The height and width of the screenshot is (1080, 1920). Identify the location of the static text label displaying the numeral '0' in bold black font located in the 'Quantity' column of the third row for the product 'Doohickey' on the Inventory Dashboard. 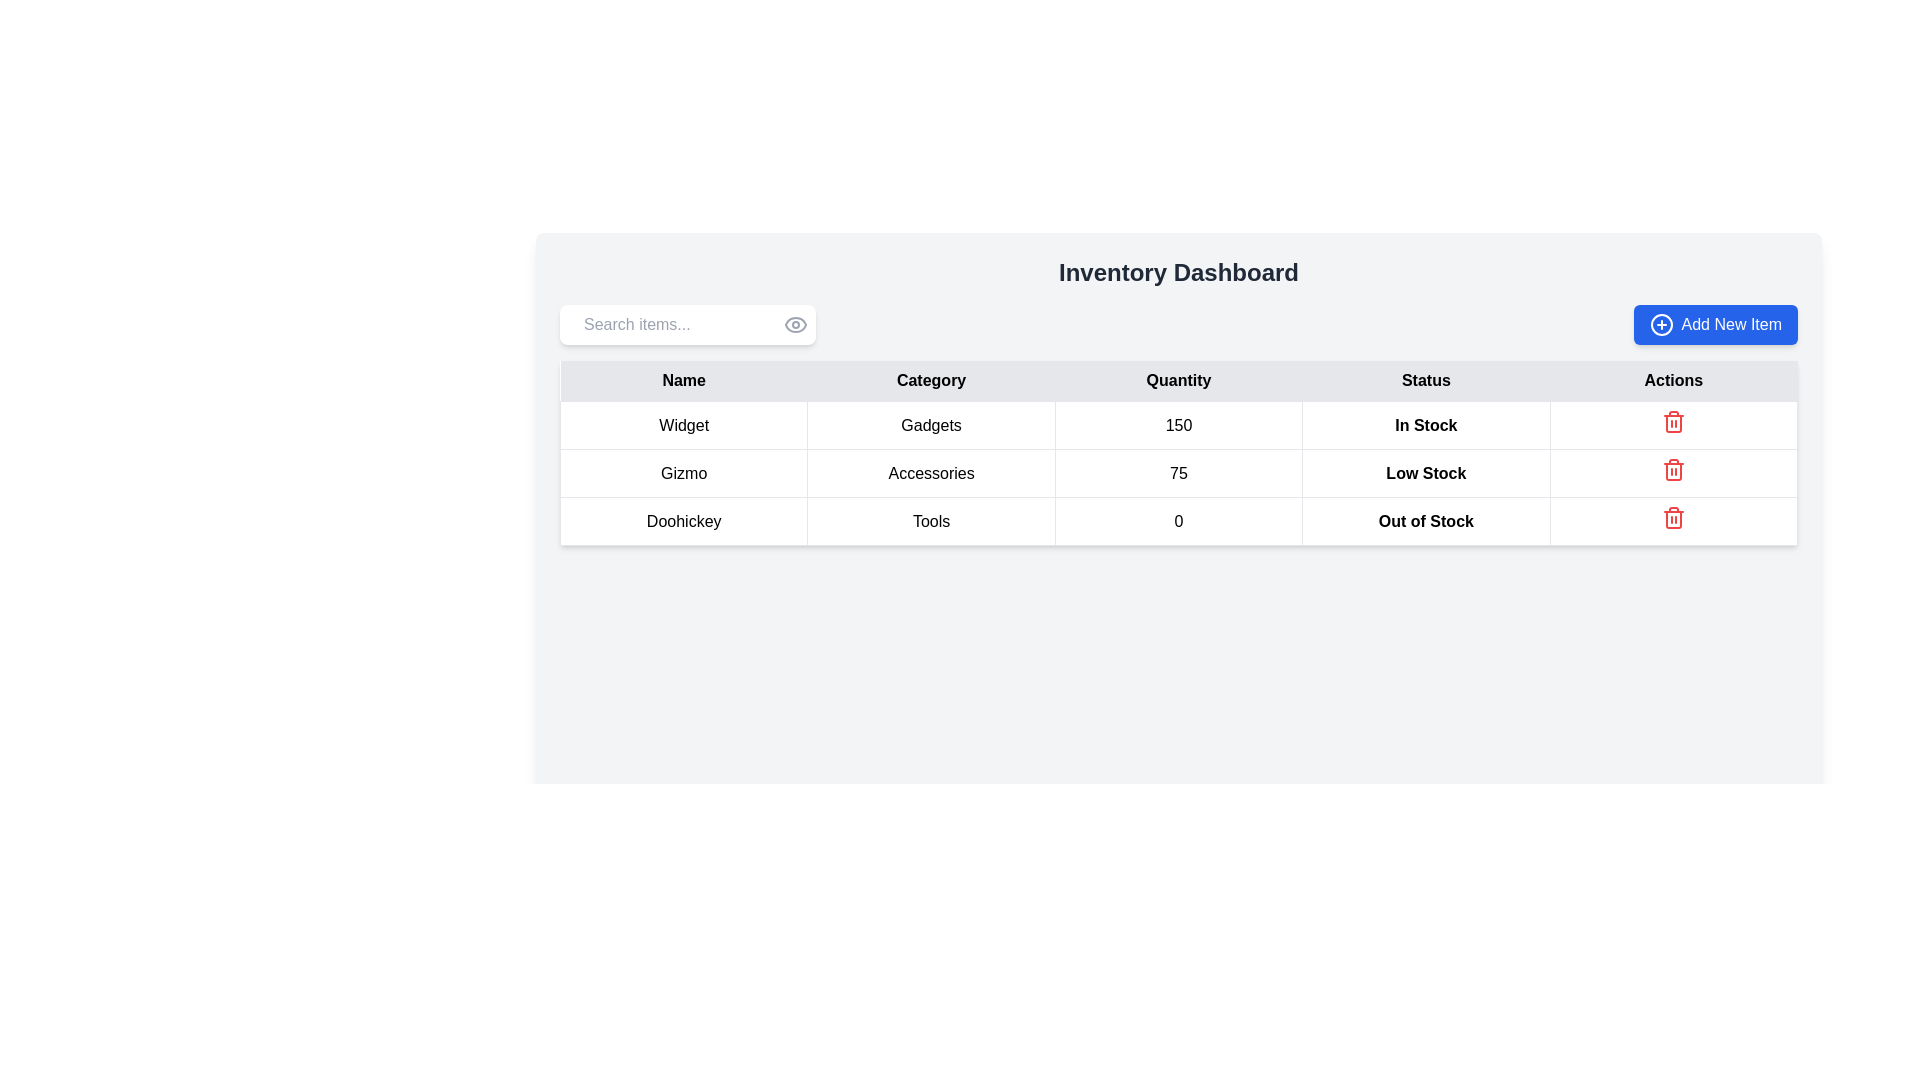
(1179, 520).